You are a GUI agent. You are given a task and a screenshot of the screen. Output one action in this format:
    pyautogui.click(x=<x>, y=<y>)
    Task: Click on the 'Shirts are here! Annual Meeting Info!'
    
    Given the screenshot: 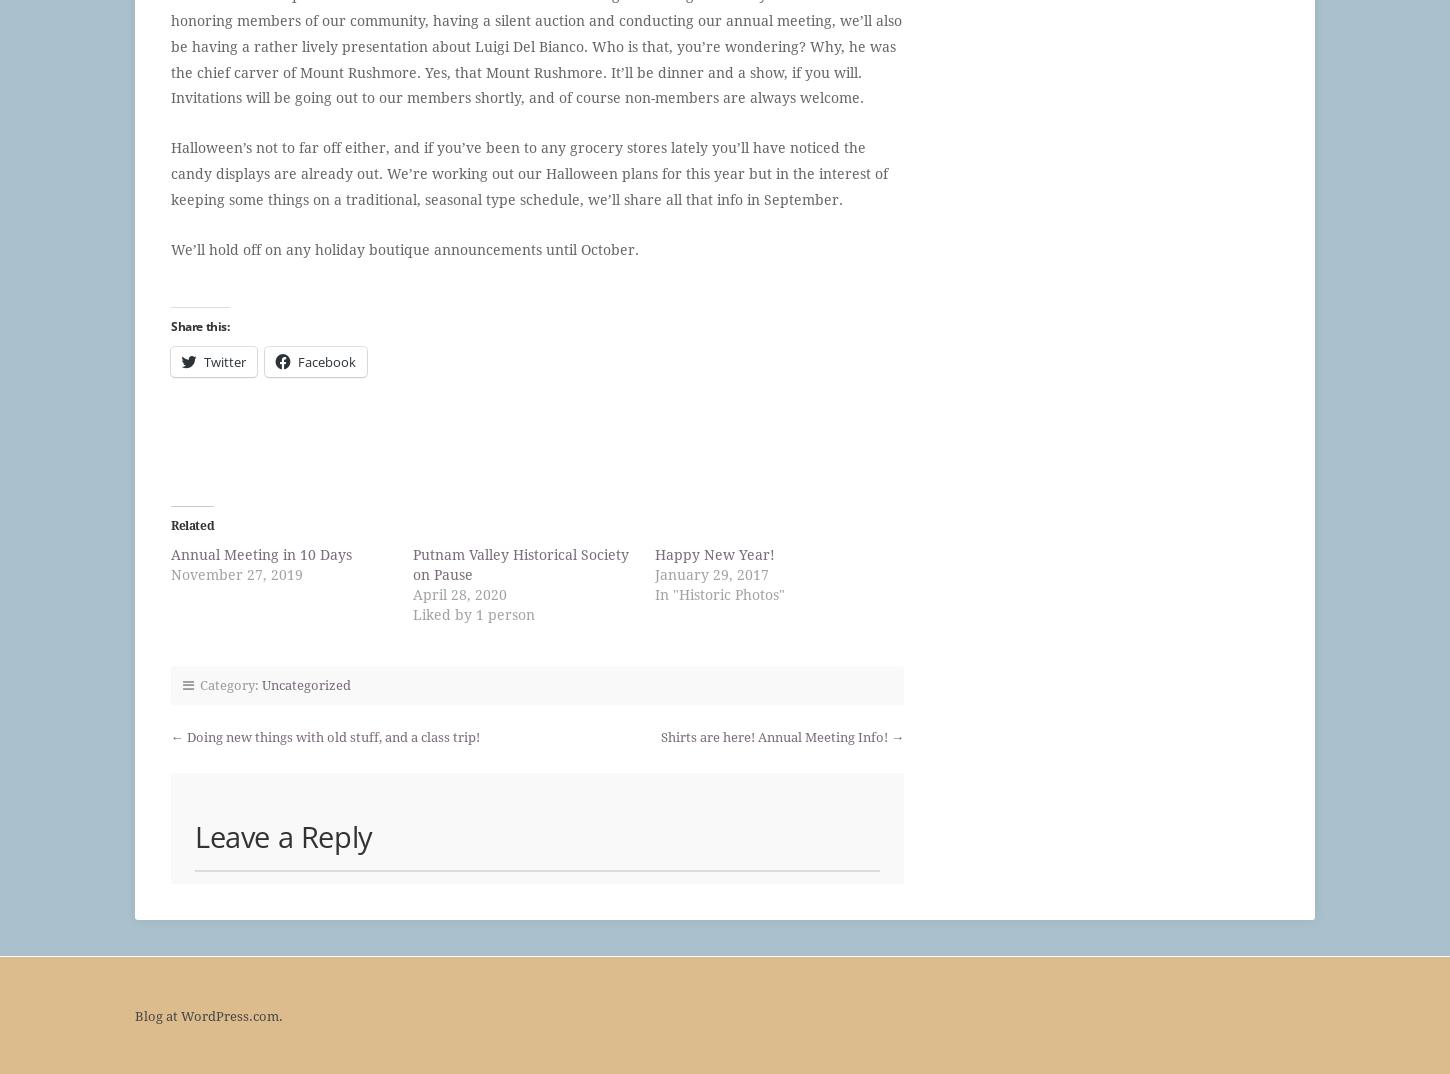 What is the action you would take?
    pyautogui.click(x=774, y=736)
    